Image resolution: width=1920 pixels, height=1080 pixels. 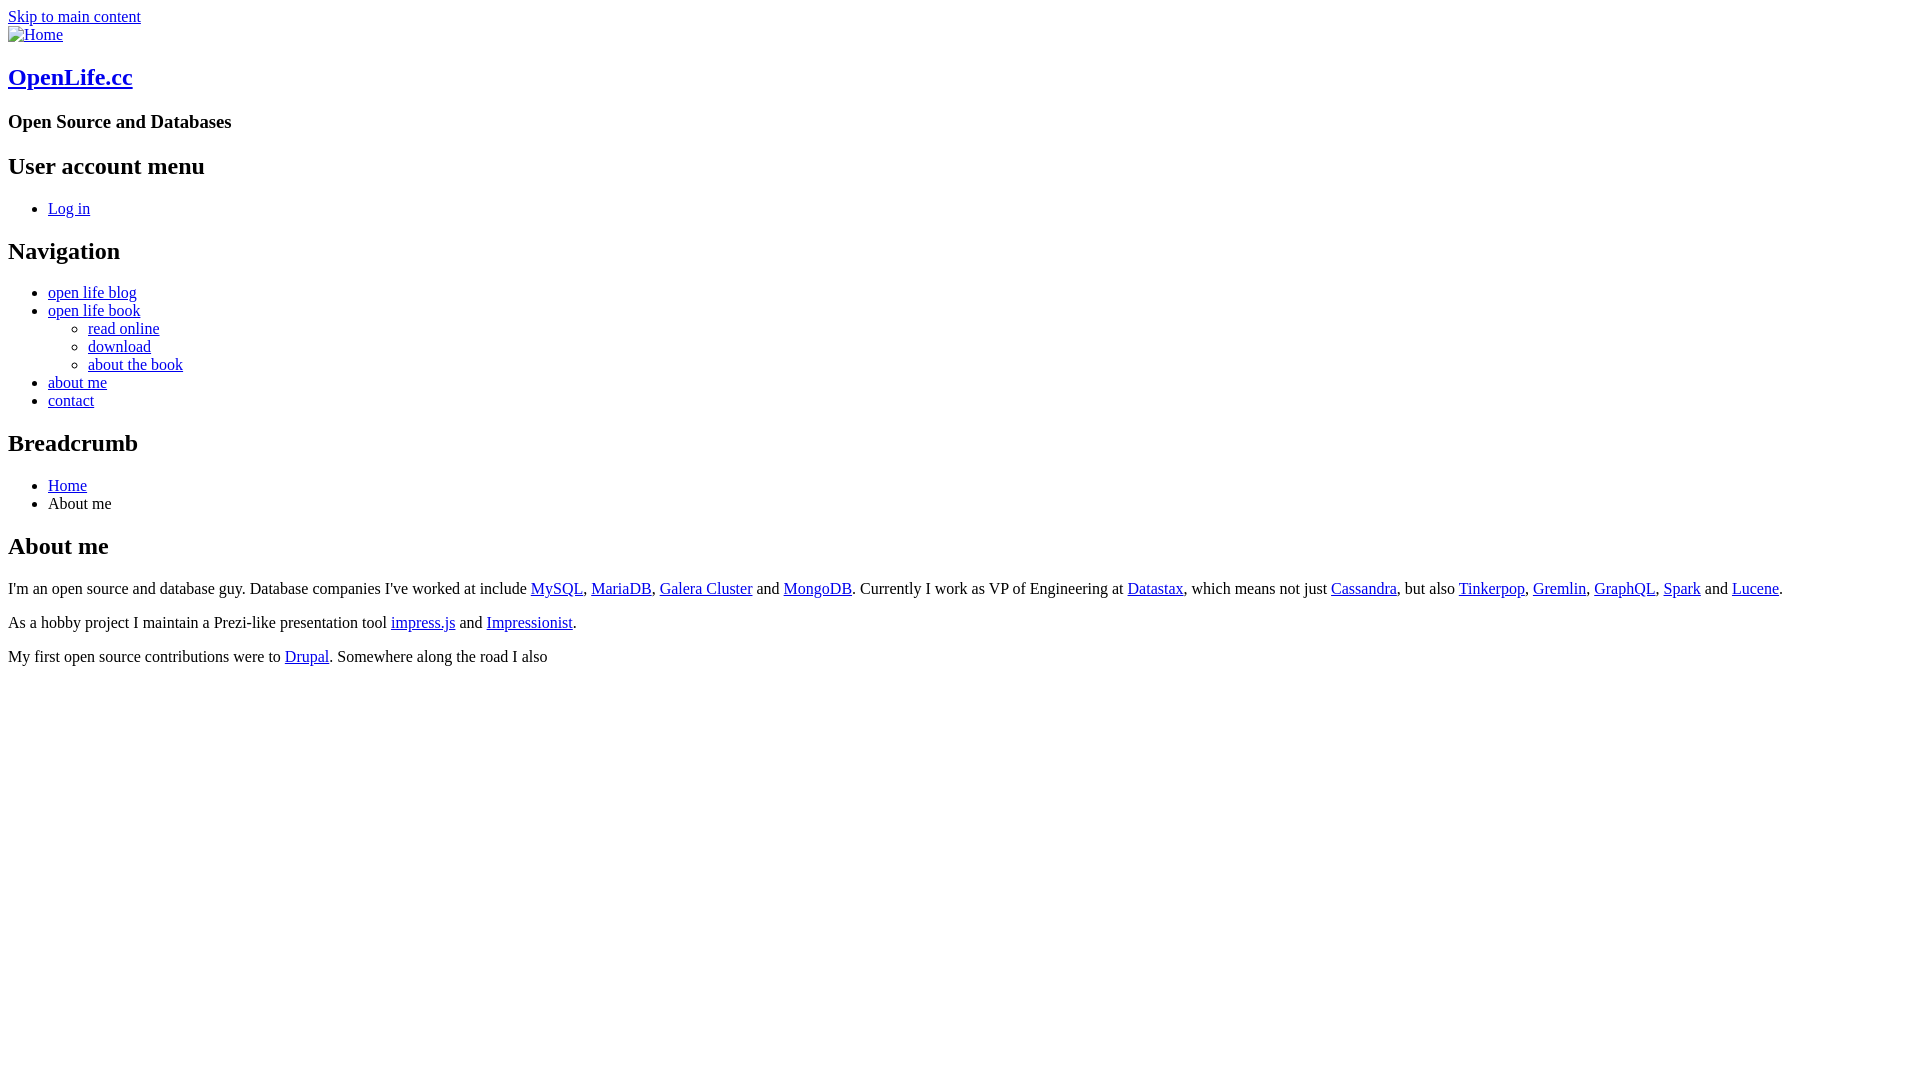 I want to click on 'Tinkerpop', so click(x=1492, y=587).